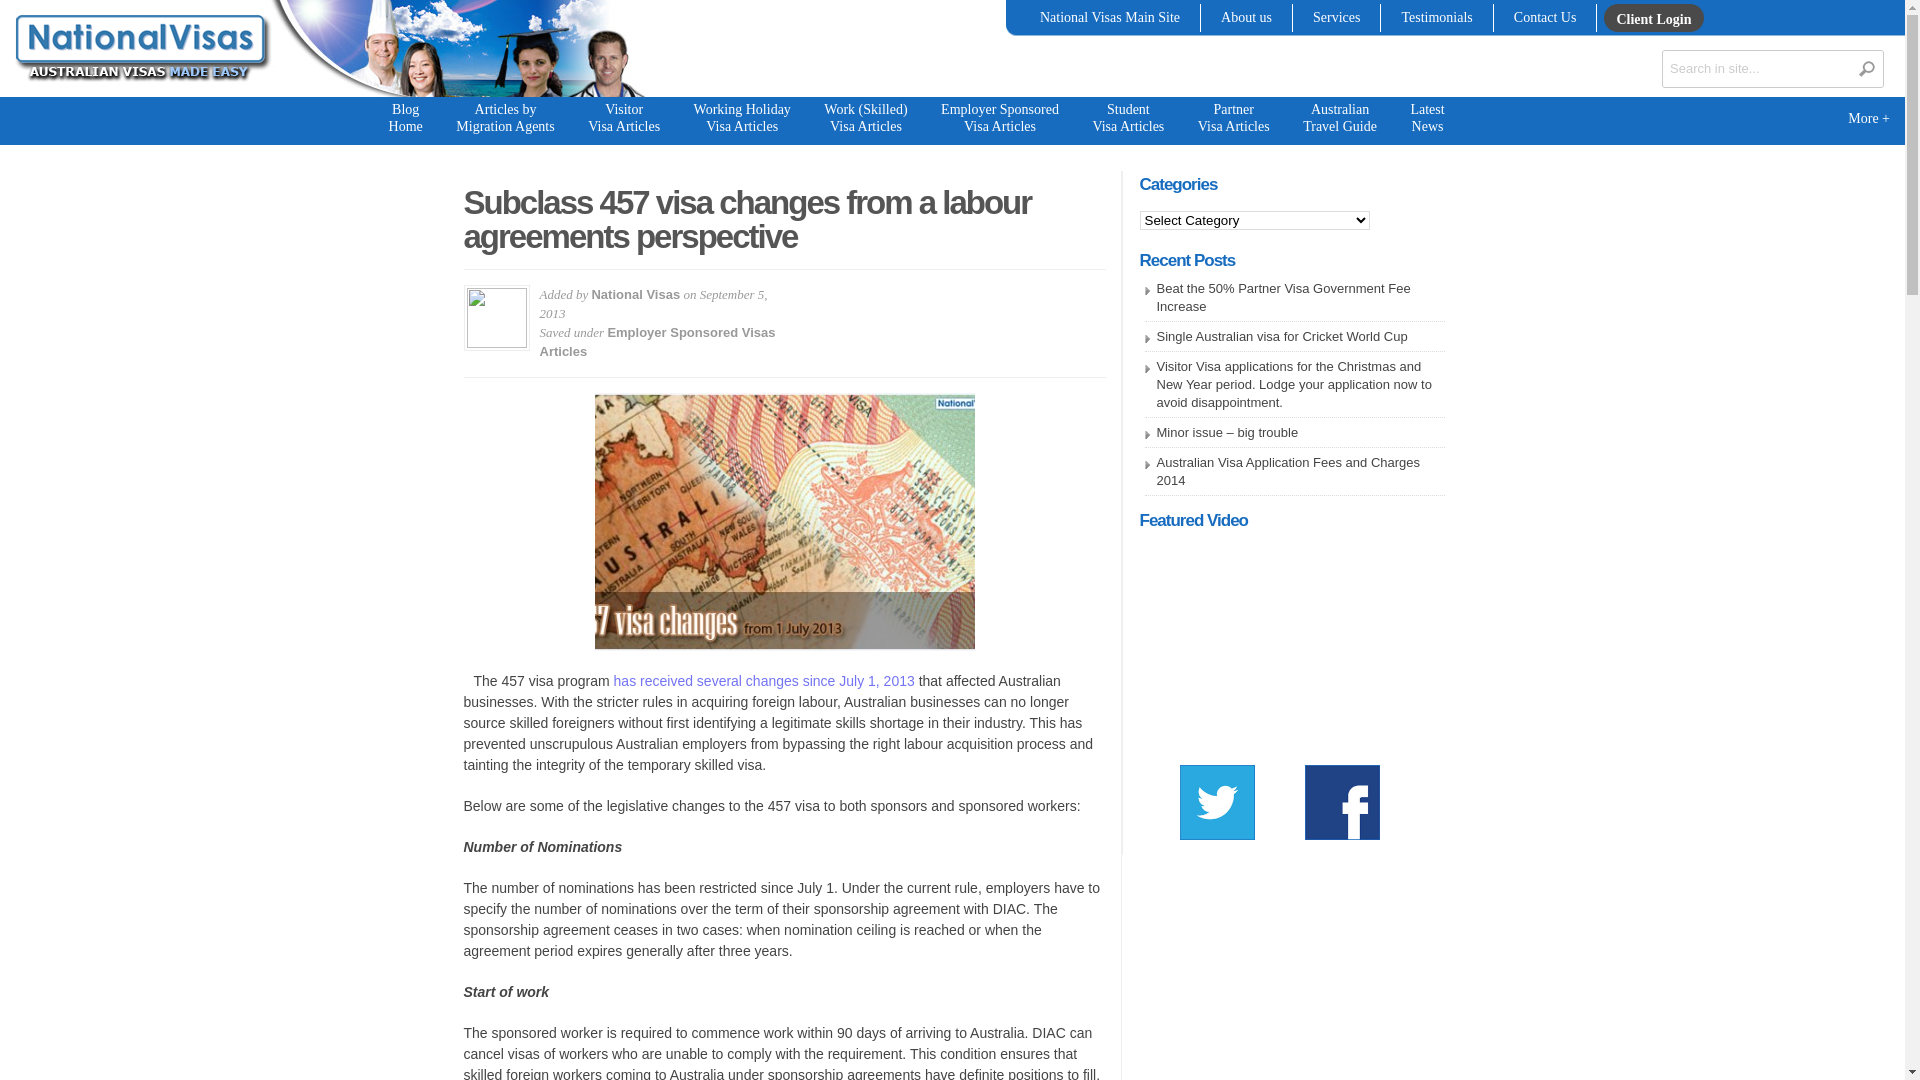 The width and height of the screenshot is (1920, 1080). I want to click on 'Australia Visa Immigration Information', so click(138, 48).